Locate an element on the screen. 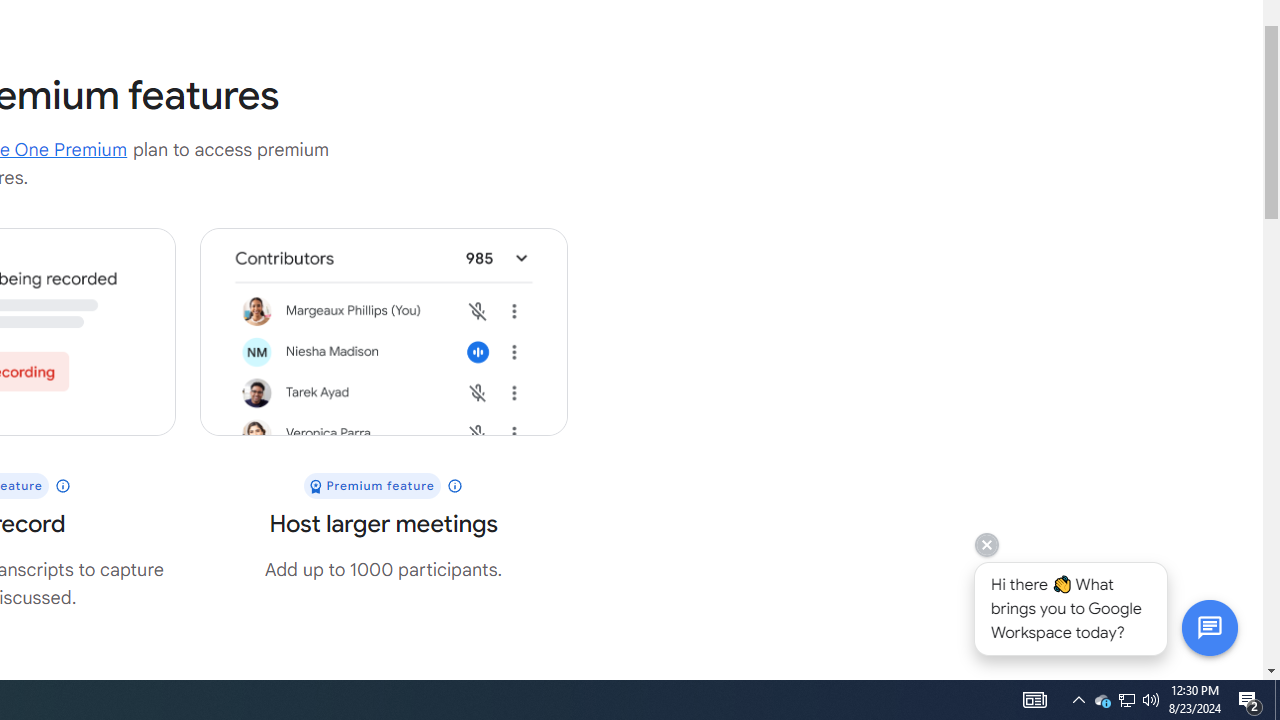 This screenshot has width=1280, height=720. 'Premium feature' is located at coordinates (384, 486).